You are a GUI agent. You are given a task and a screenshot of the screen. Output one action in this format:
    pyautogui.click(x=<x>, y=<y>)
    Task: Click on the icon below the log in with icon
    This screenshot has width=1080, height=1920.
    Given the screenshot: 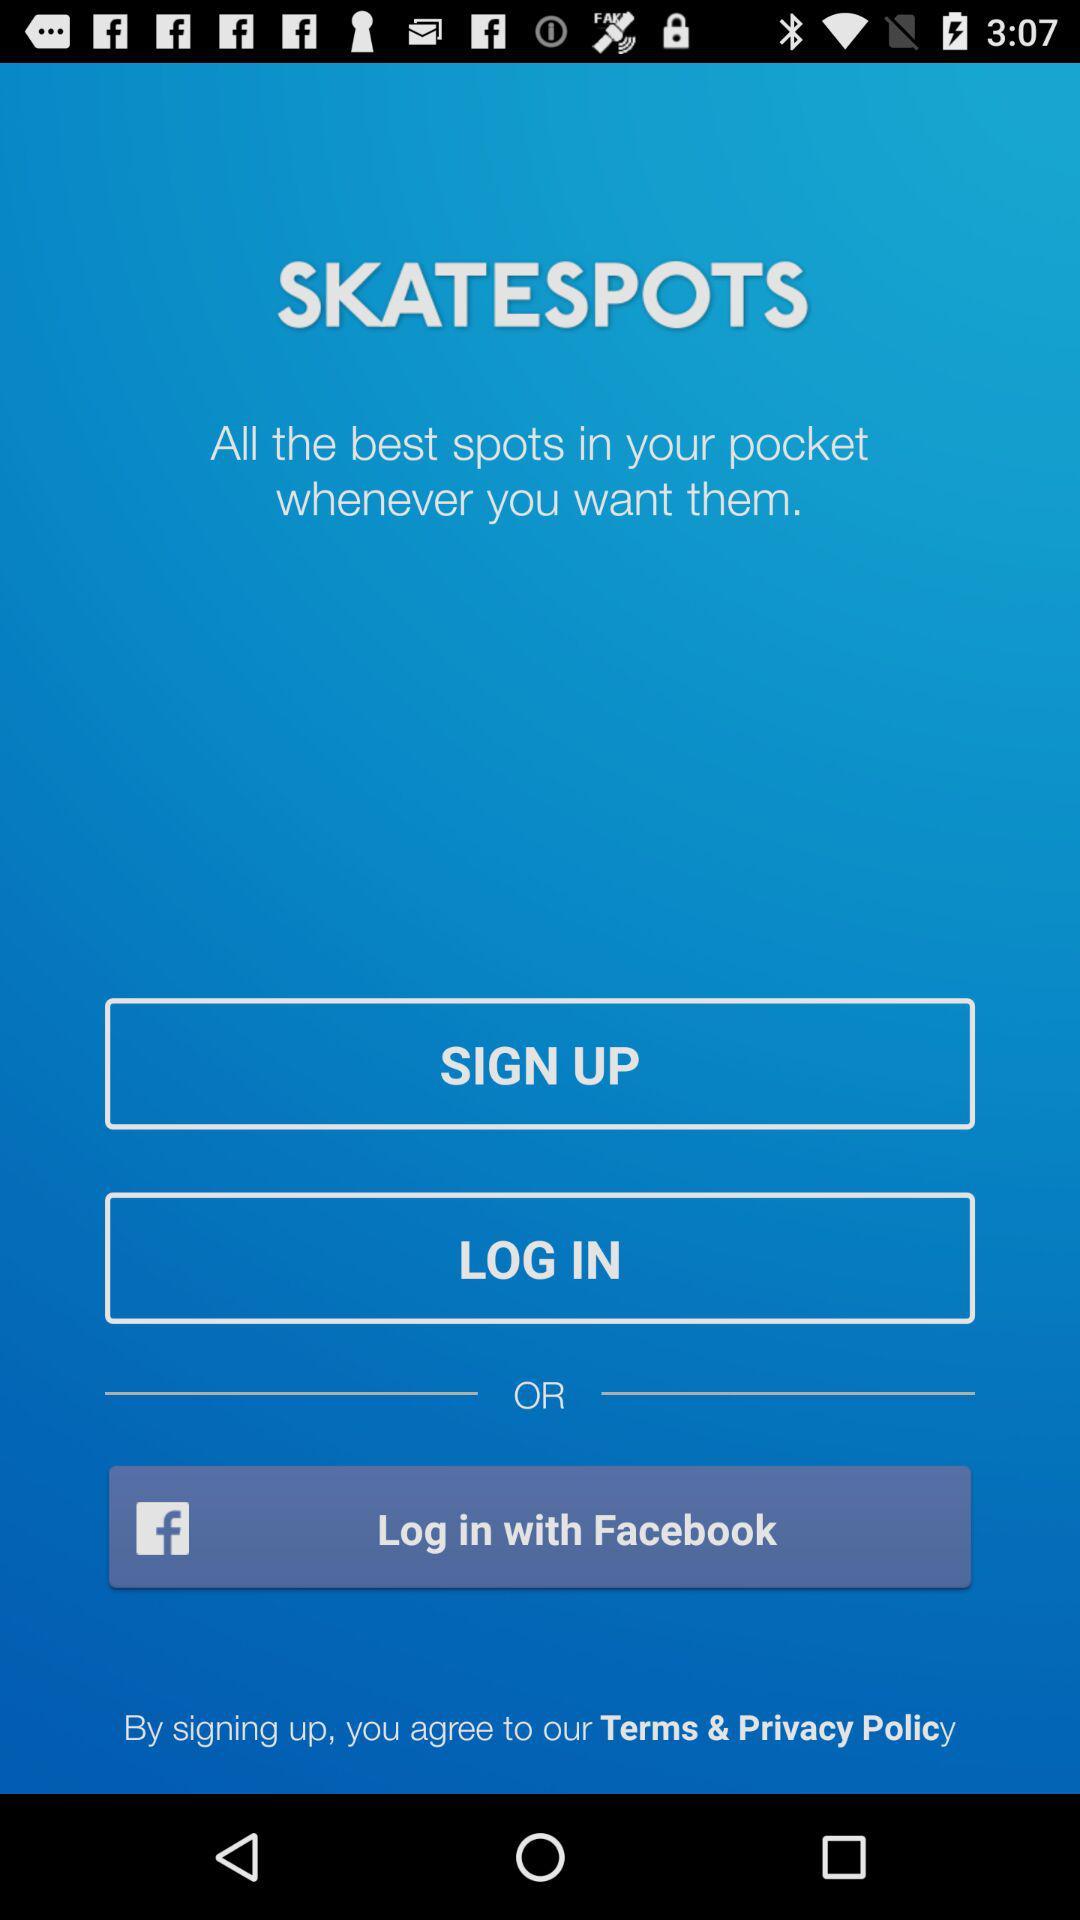 What is the action you would take?
    pyautogui.click(x=538, y=1724)
    